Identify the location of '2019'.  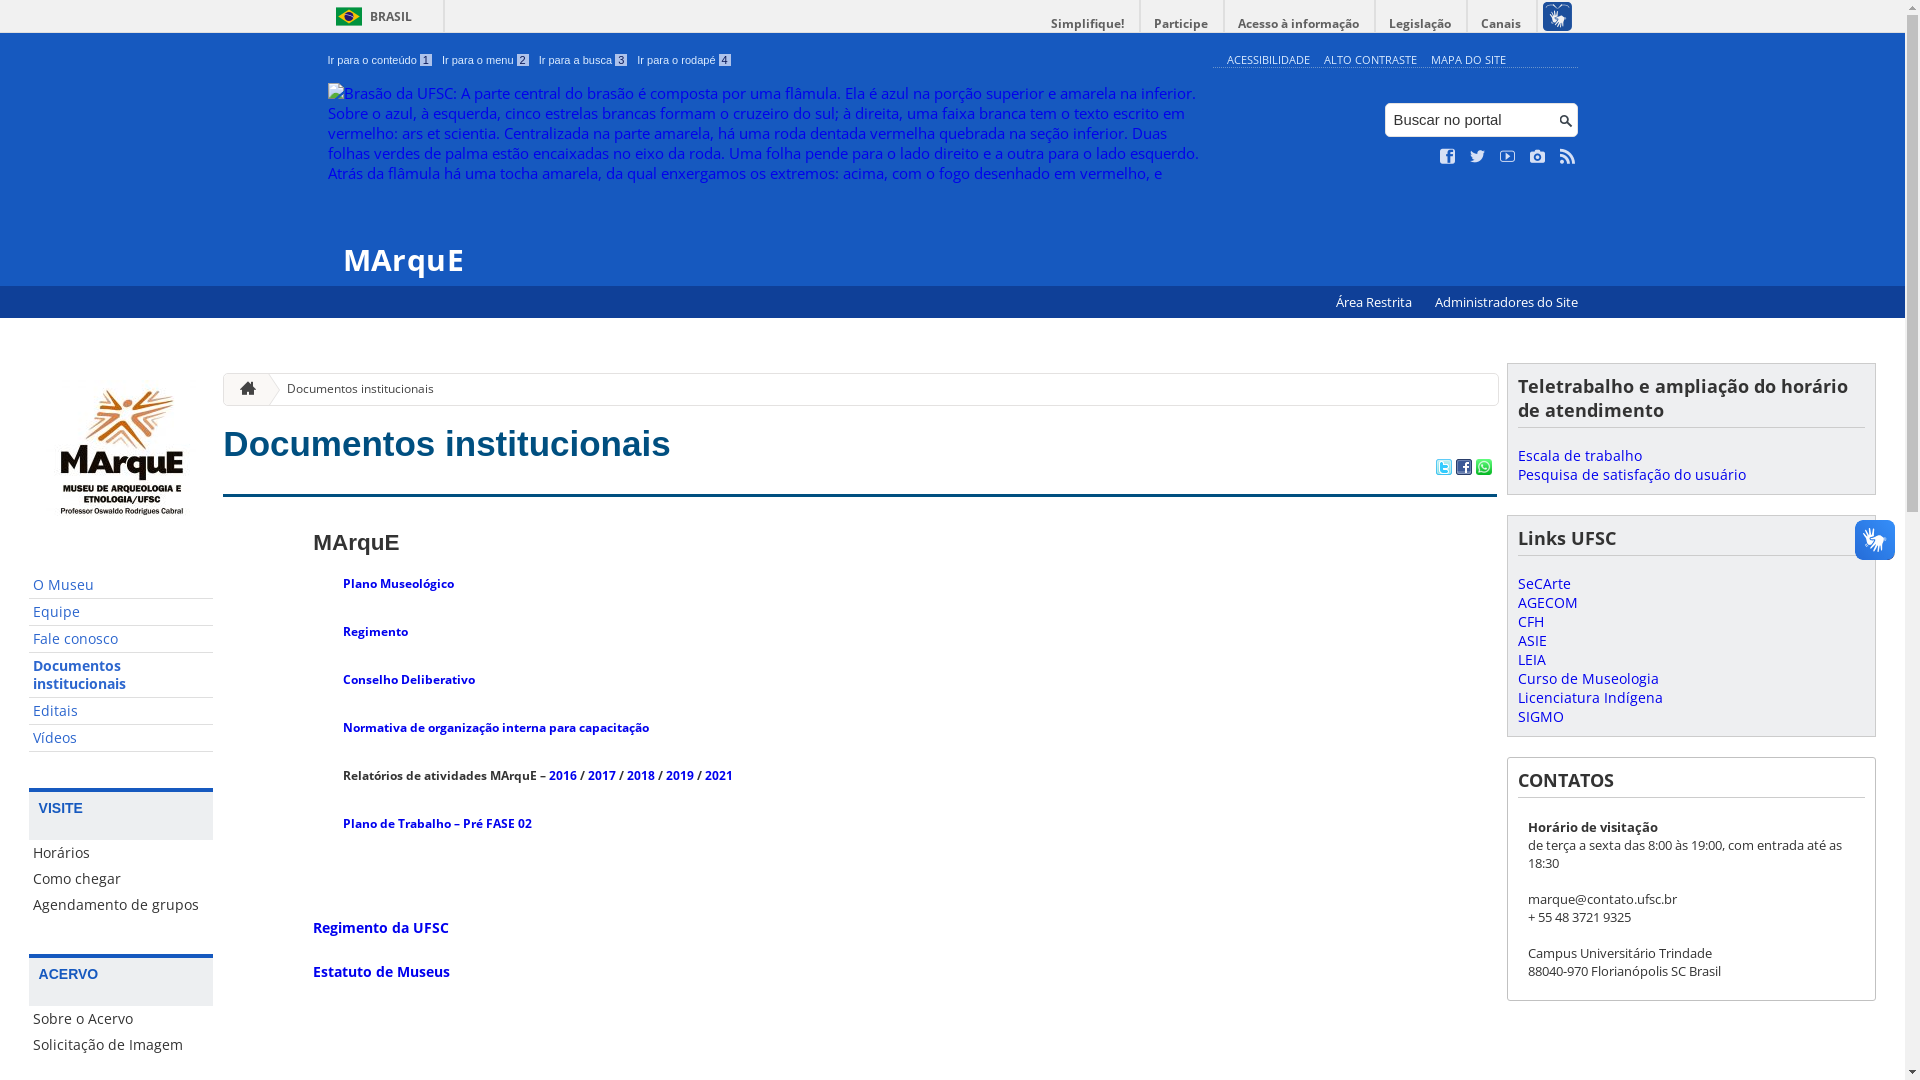
(680, 774).